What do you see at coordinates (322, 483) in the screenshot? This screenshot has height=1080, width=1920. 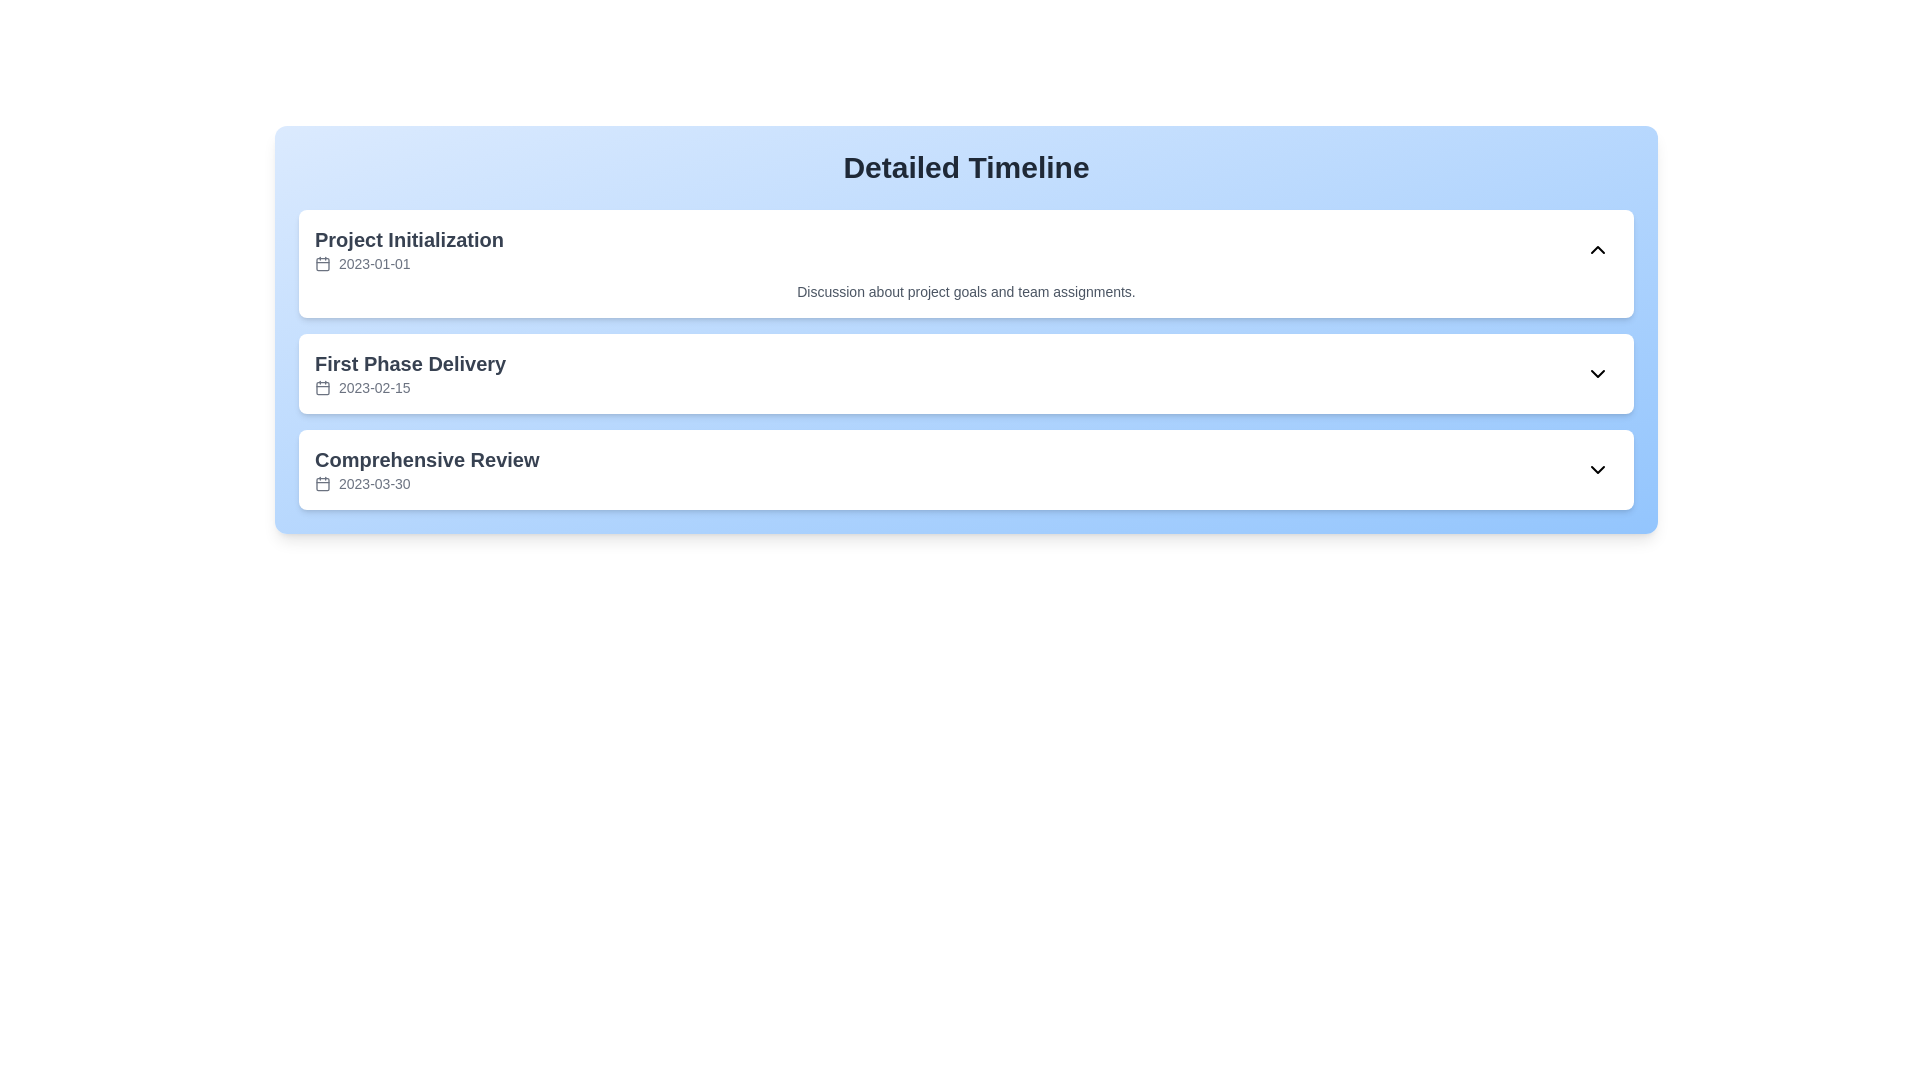 I see `the calendar icon by clicking on the graphical icon component located to the left of the 'Comprehensive Review' text` at bounding box center [322, 483].